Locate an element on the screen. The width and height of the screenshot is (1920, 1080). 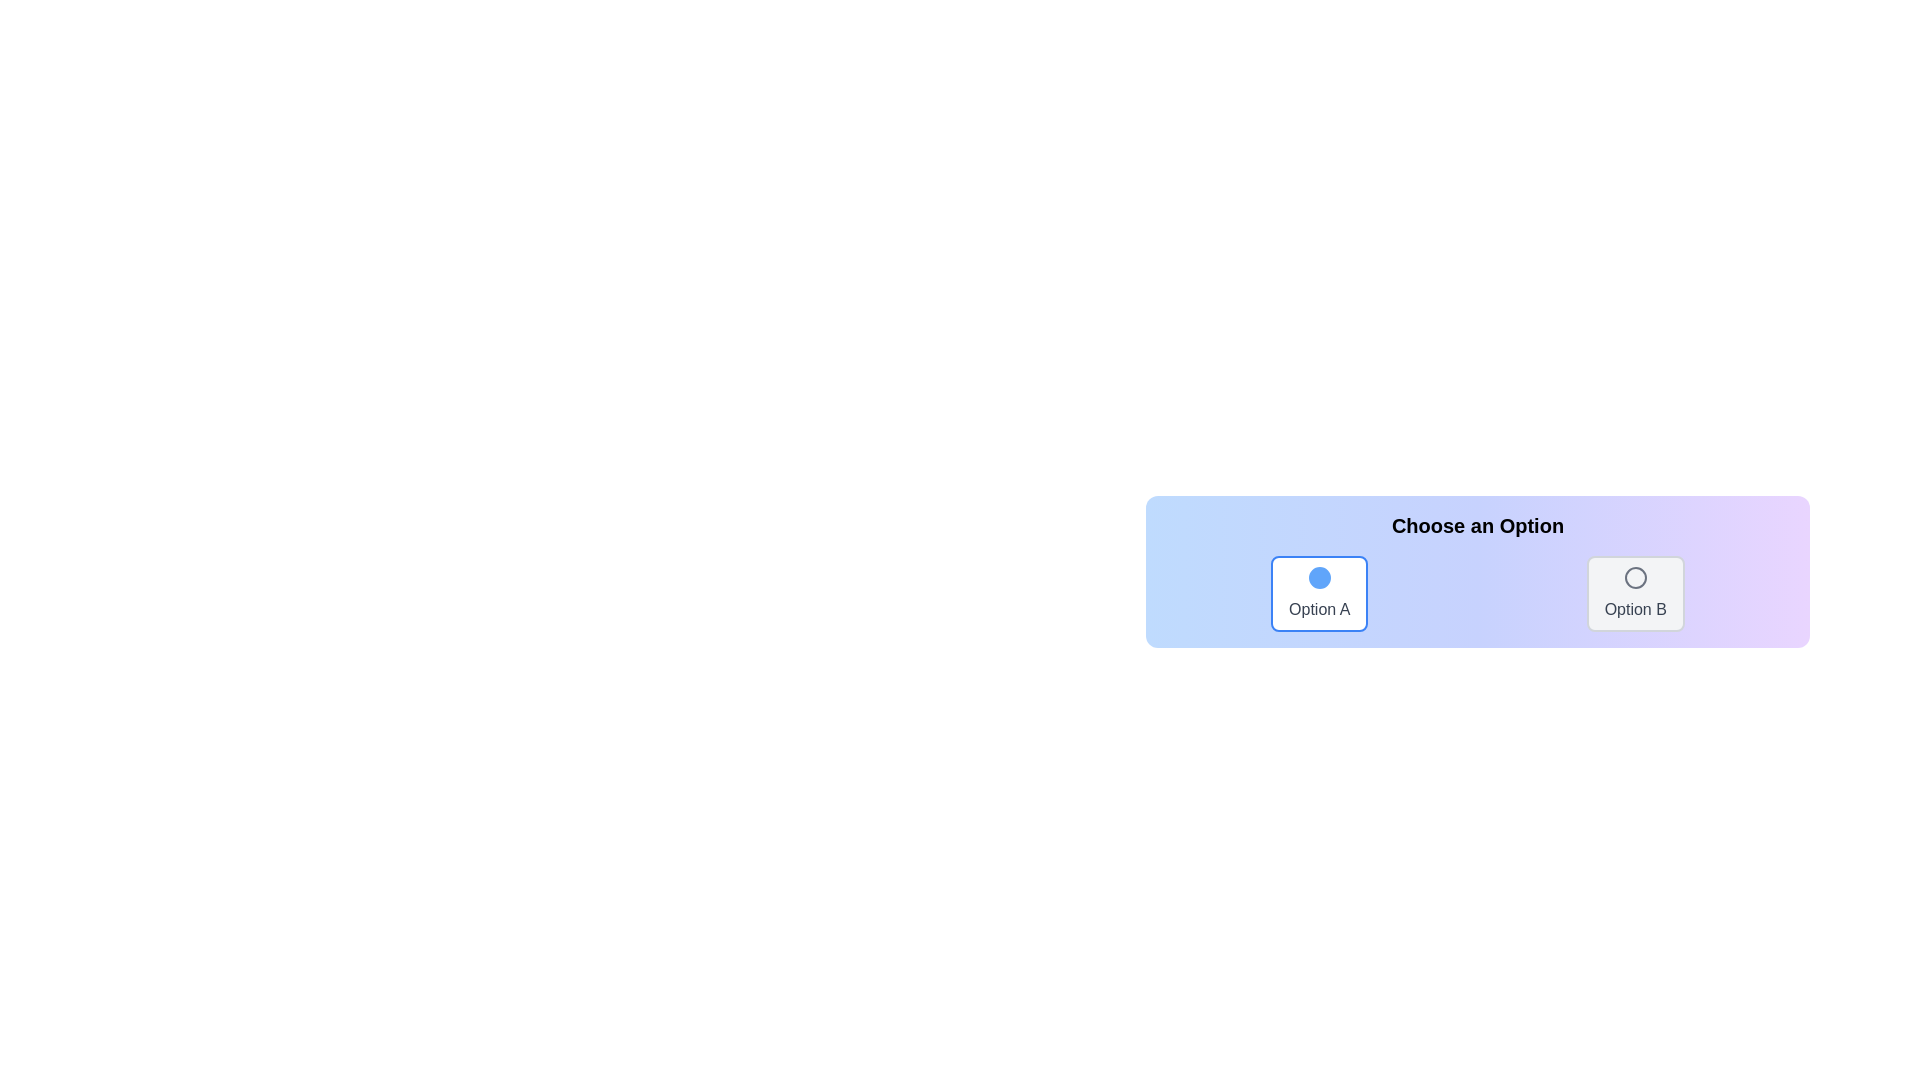
the blue circular radio button icon located at the center of the 'Option A' button beneath the heading 'Choose an Option' is located at coordinates (1319, 578).